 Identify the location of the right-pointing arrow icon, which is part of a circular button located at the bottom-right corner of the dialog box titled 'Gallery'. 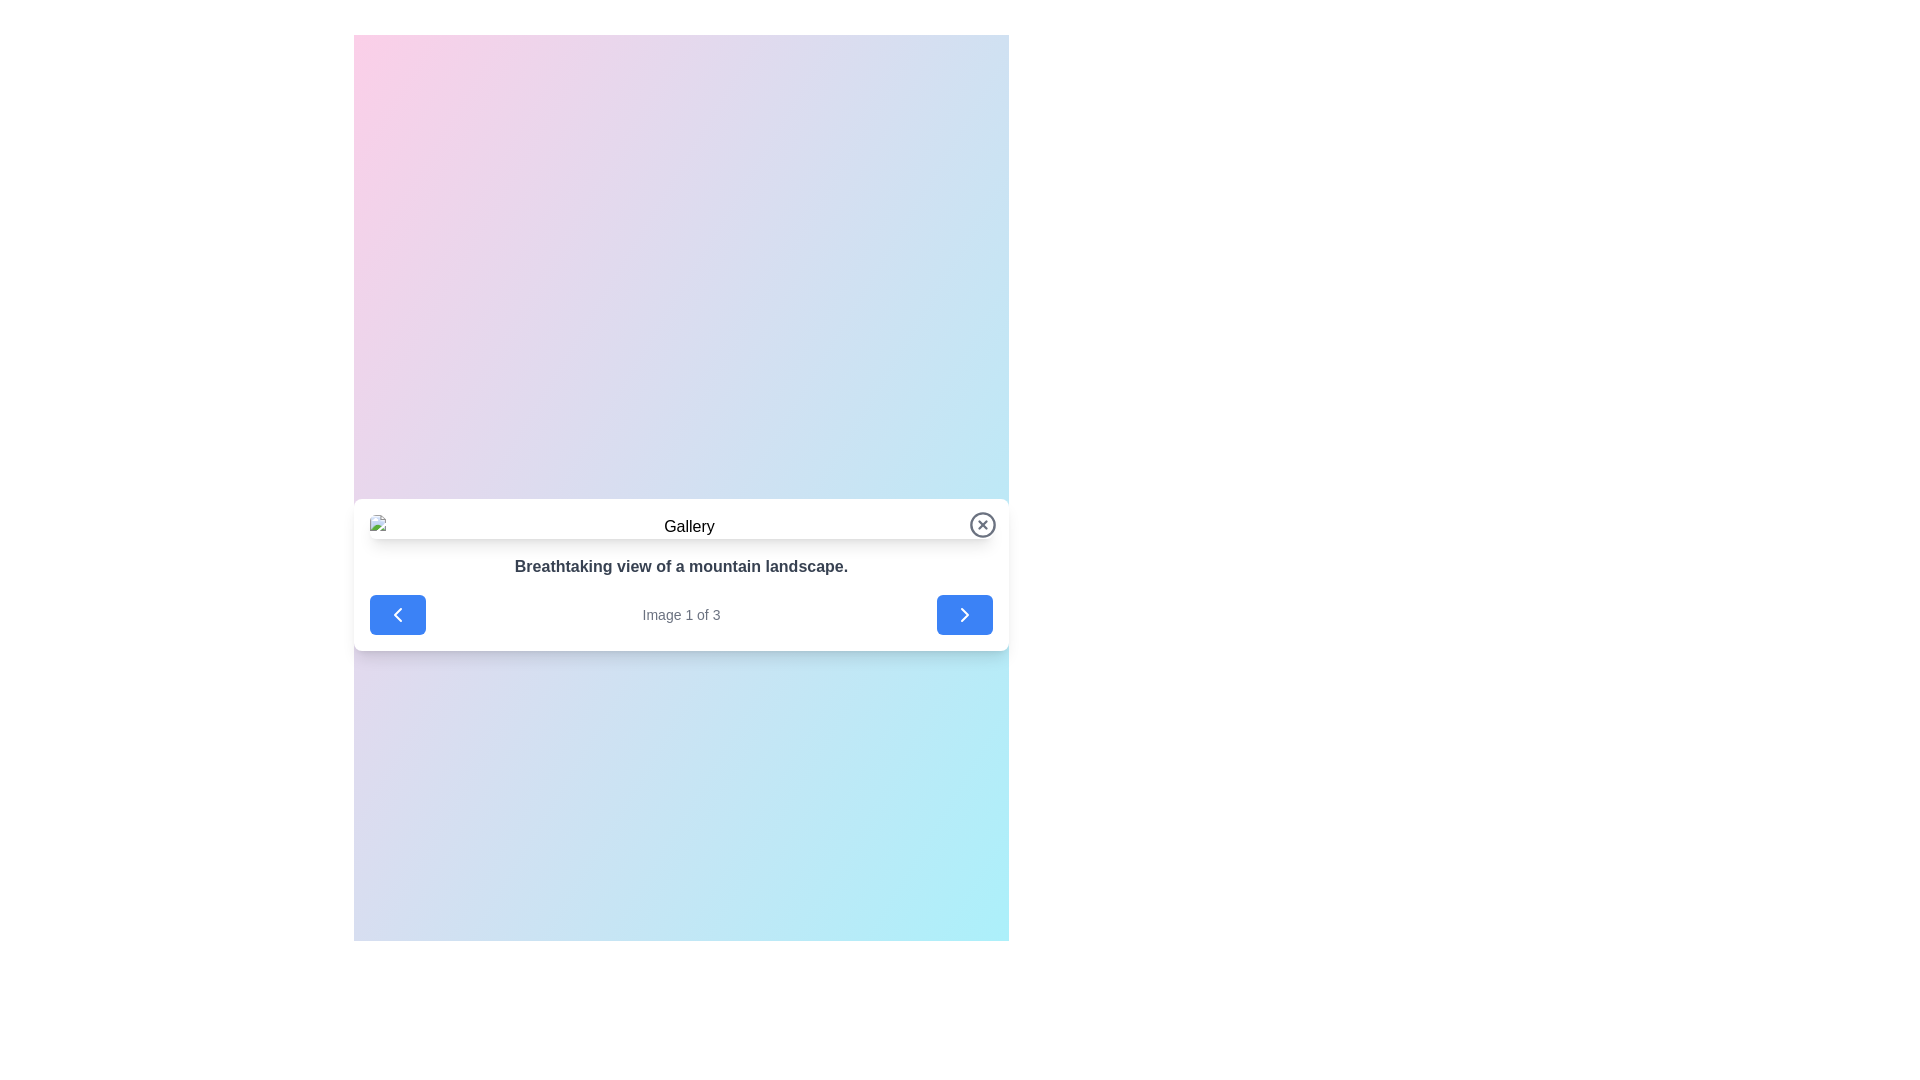
(964, 613).